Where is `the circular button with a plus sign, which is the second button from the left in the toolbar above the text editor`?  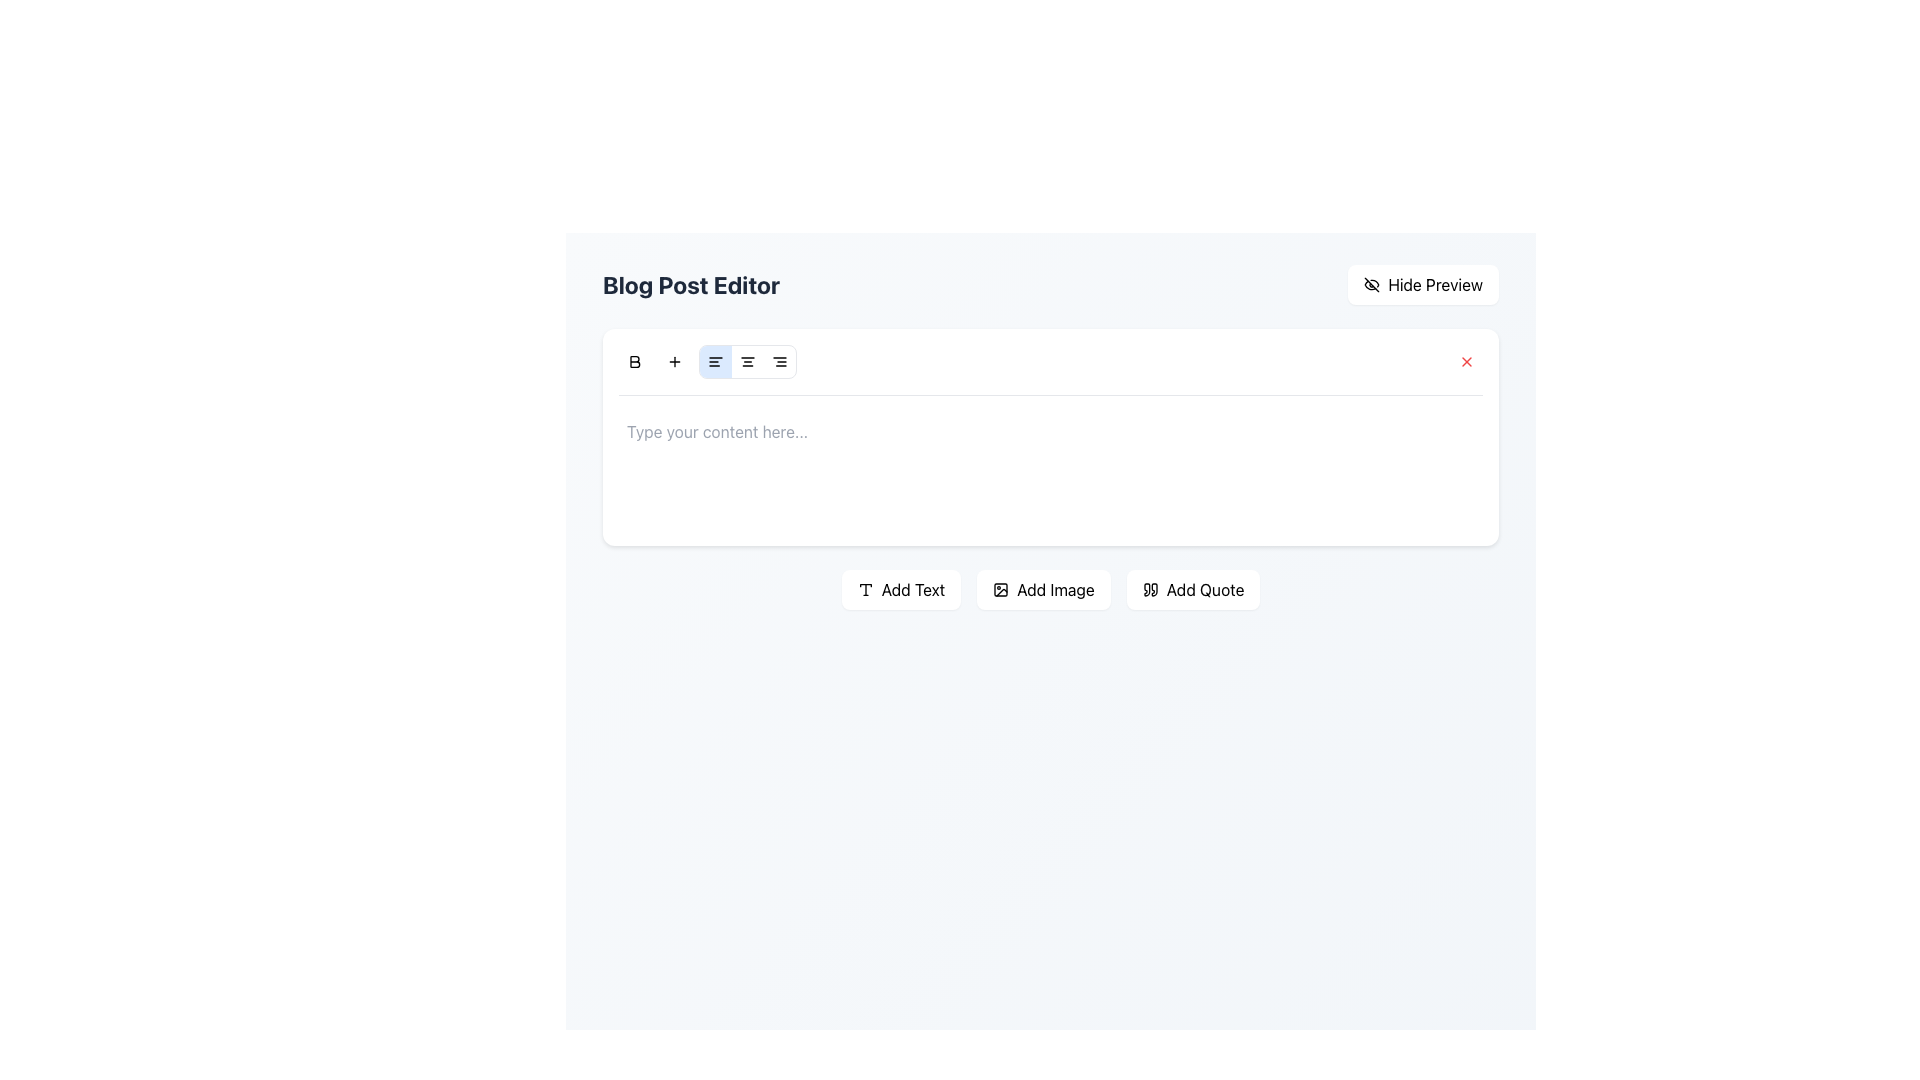
the circular button with a plus sign, which is the second button from the left in the toolbar above the text editor is located at coordinates (675, 362).